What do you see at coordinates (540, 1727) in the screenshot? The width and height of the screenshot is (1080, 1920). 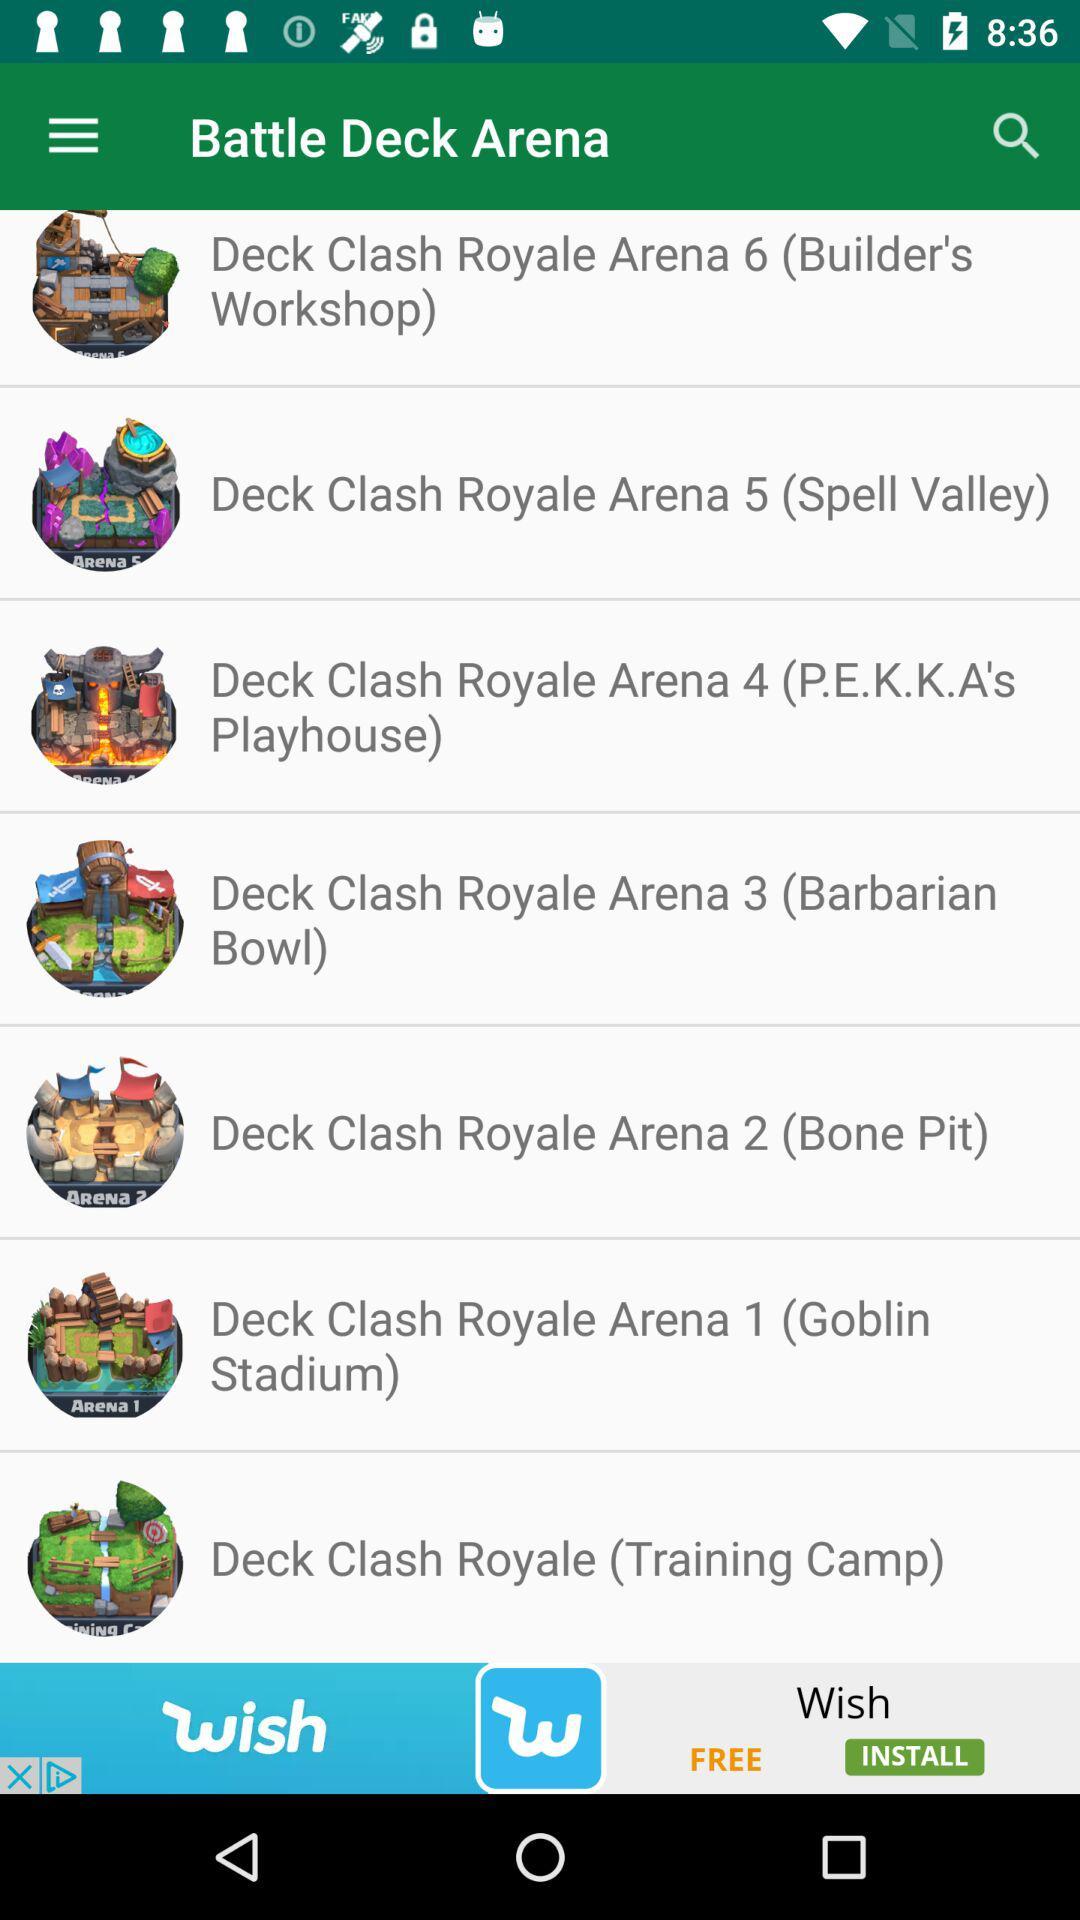 I see `screen page` at bounding box center [540, 1727].